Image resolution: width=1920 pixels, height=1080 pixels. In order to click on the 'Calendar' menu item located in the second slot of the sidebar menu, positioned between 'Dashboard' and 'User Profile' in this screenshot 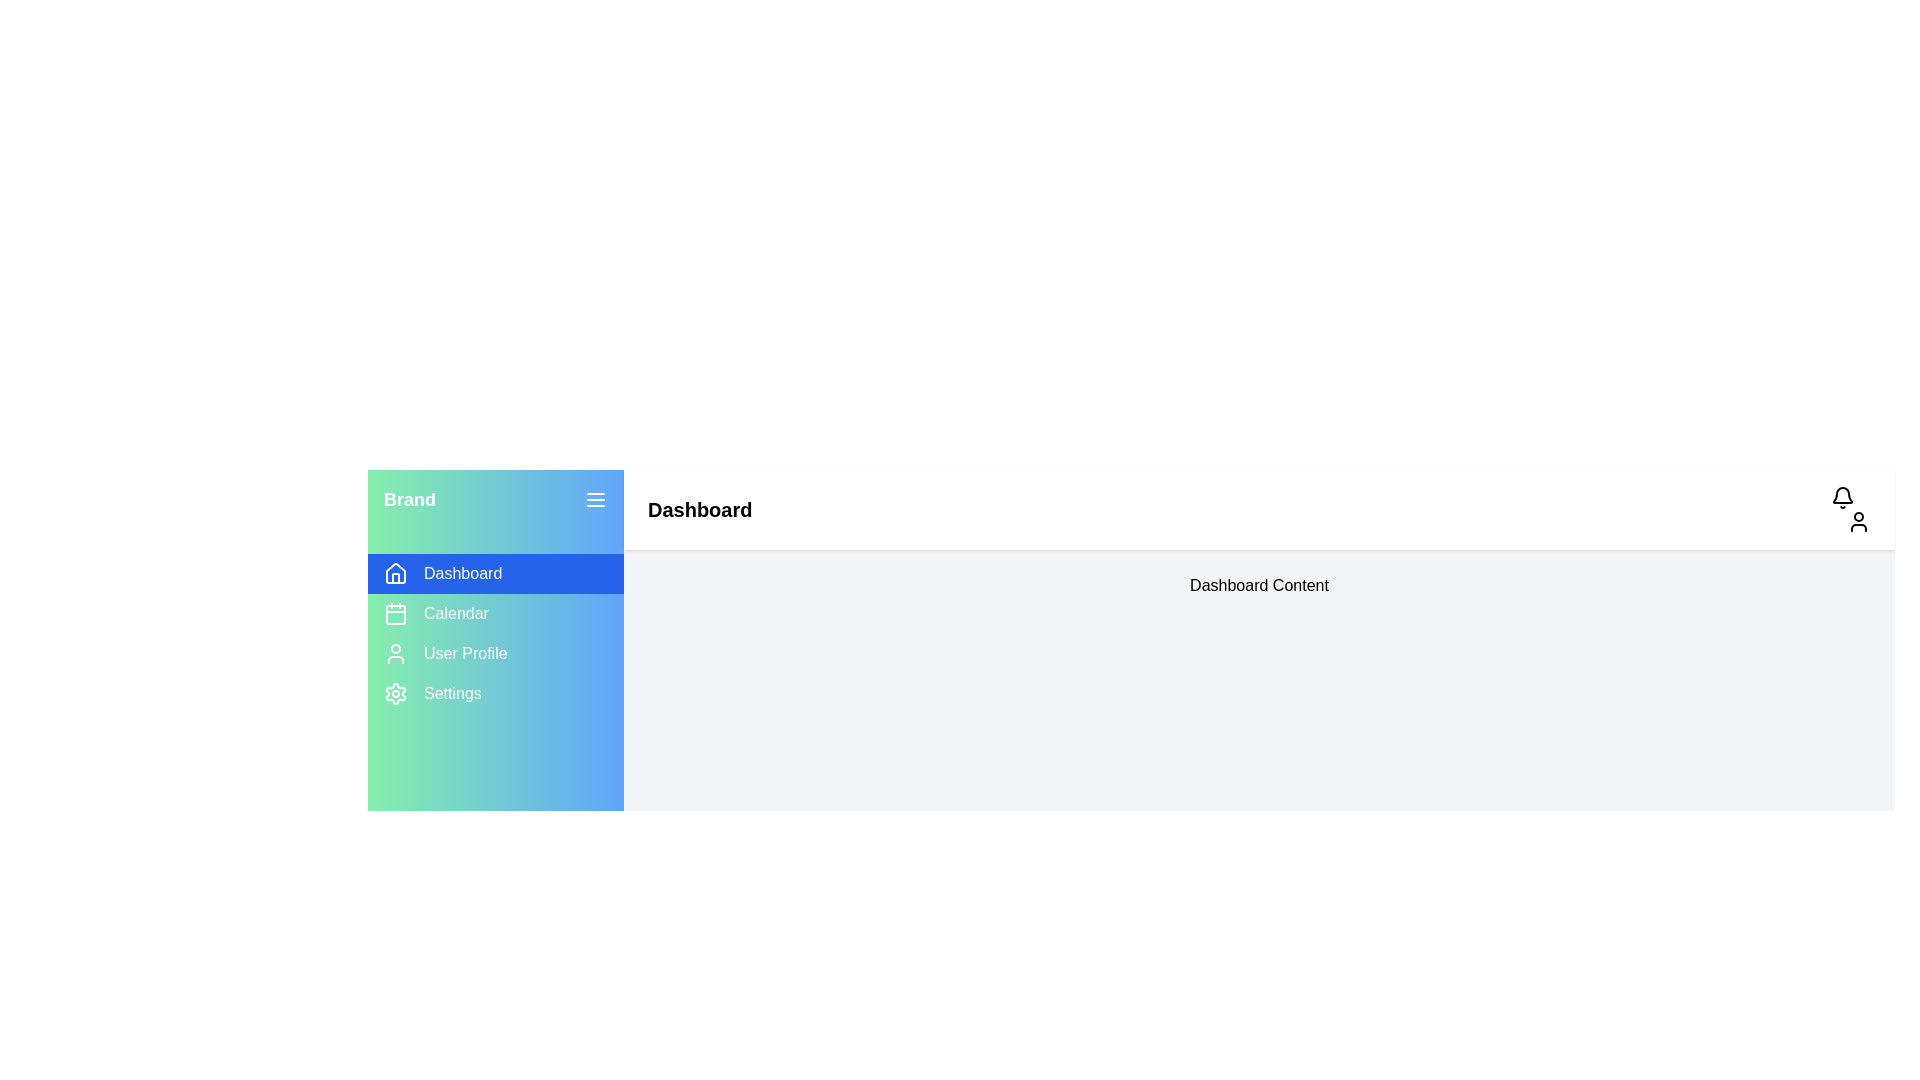, I will do `click(495, 633)`.